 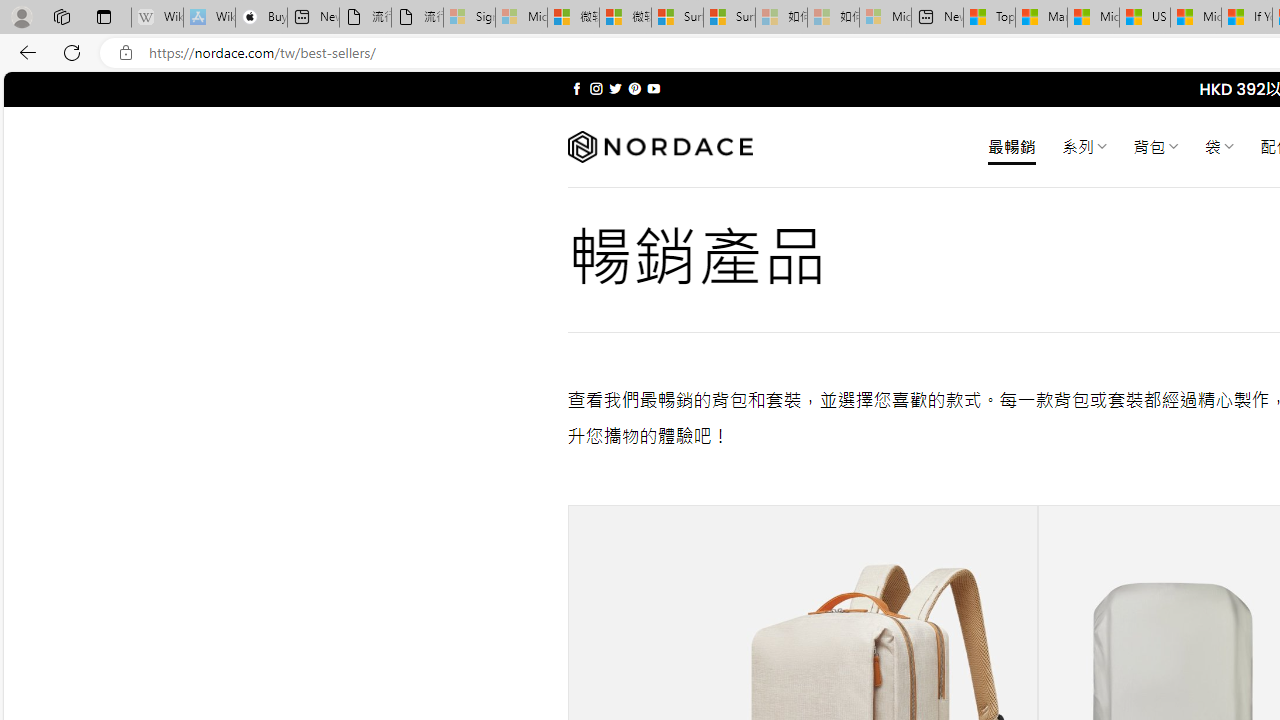 What do you see at coordinates (633, 88) in the screenshot?
I see `'Follow on Pinterest'` at bounding box center [633, 88].